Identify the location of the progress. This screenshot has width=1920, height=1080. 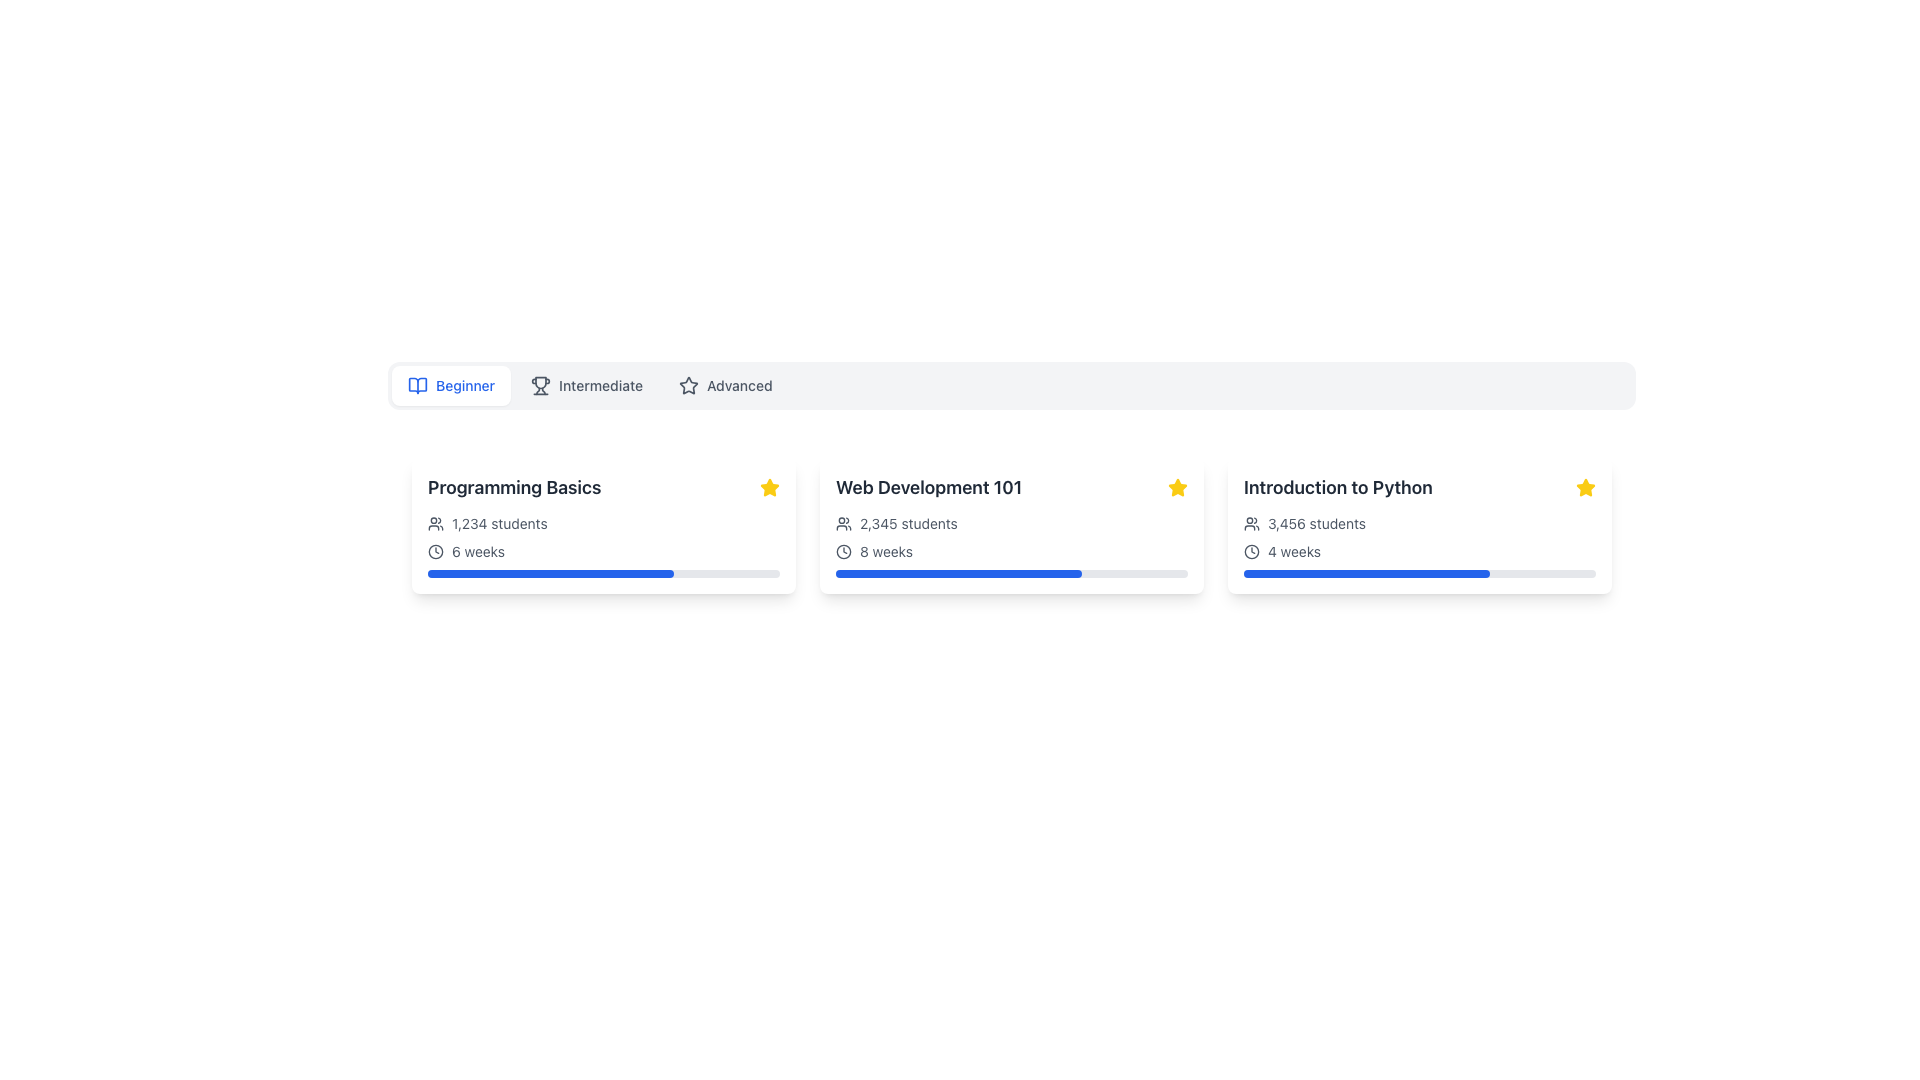
(720, 574).